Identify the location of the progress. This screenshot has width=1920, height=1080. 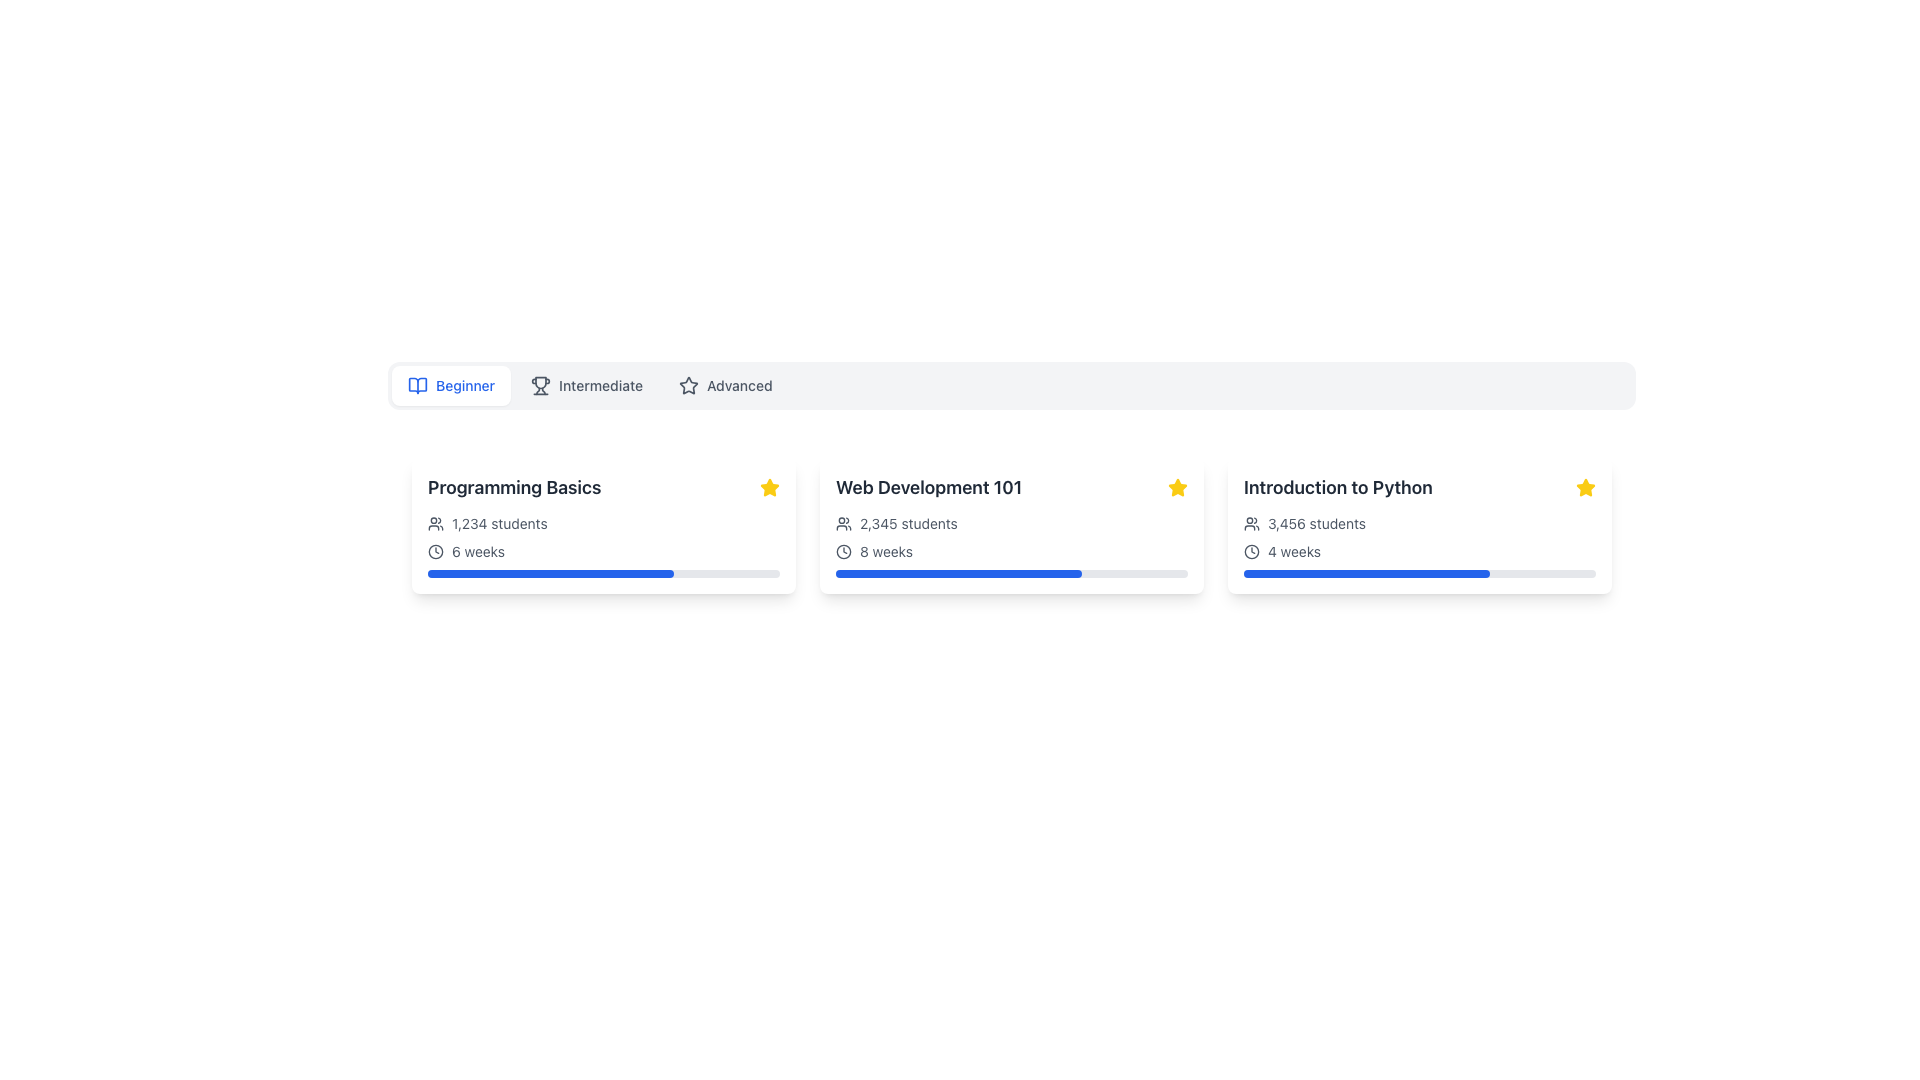
(720, 574).